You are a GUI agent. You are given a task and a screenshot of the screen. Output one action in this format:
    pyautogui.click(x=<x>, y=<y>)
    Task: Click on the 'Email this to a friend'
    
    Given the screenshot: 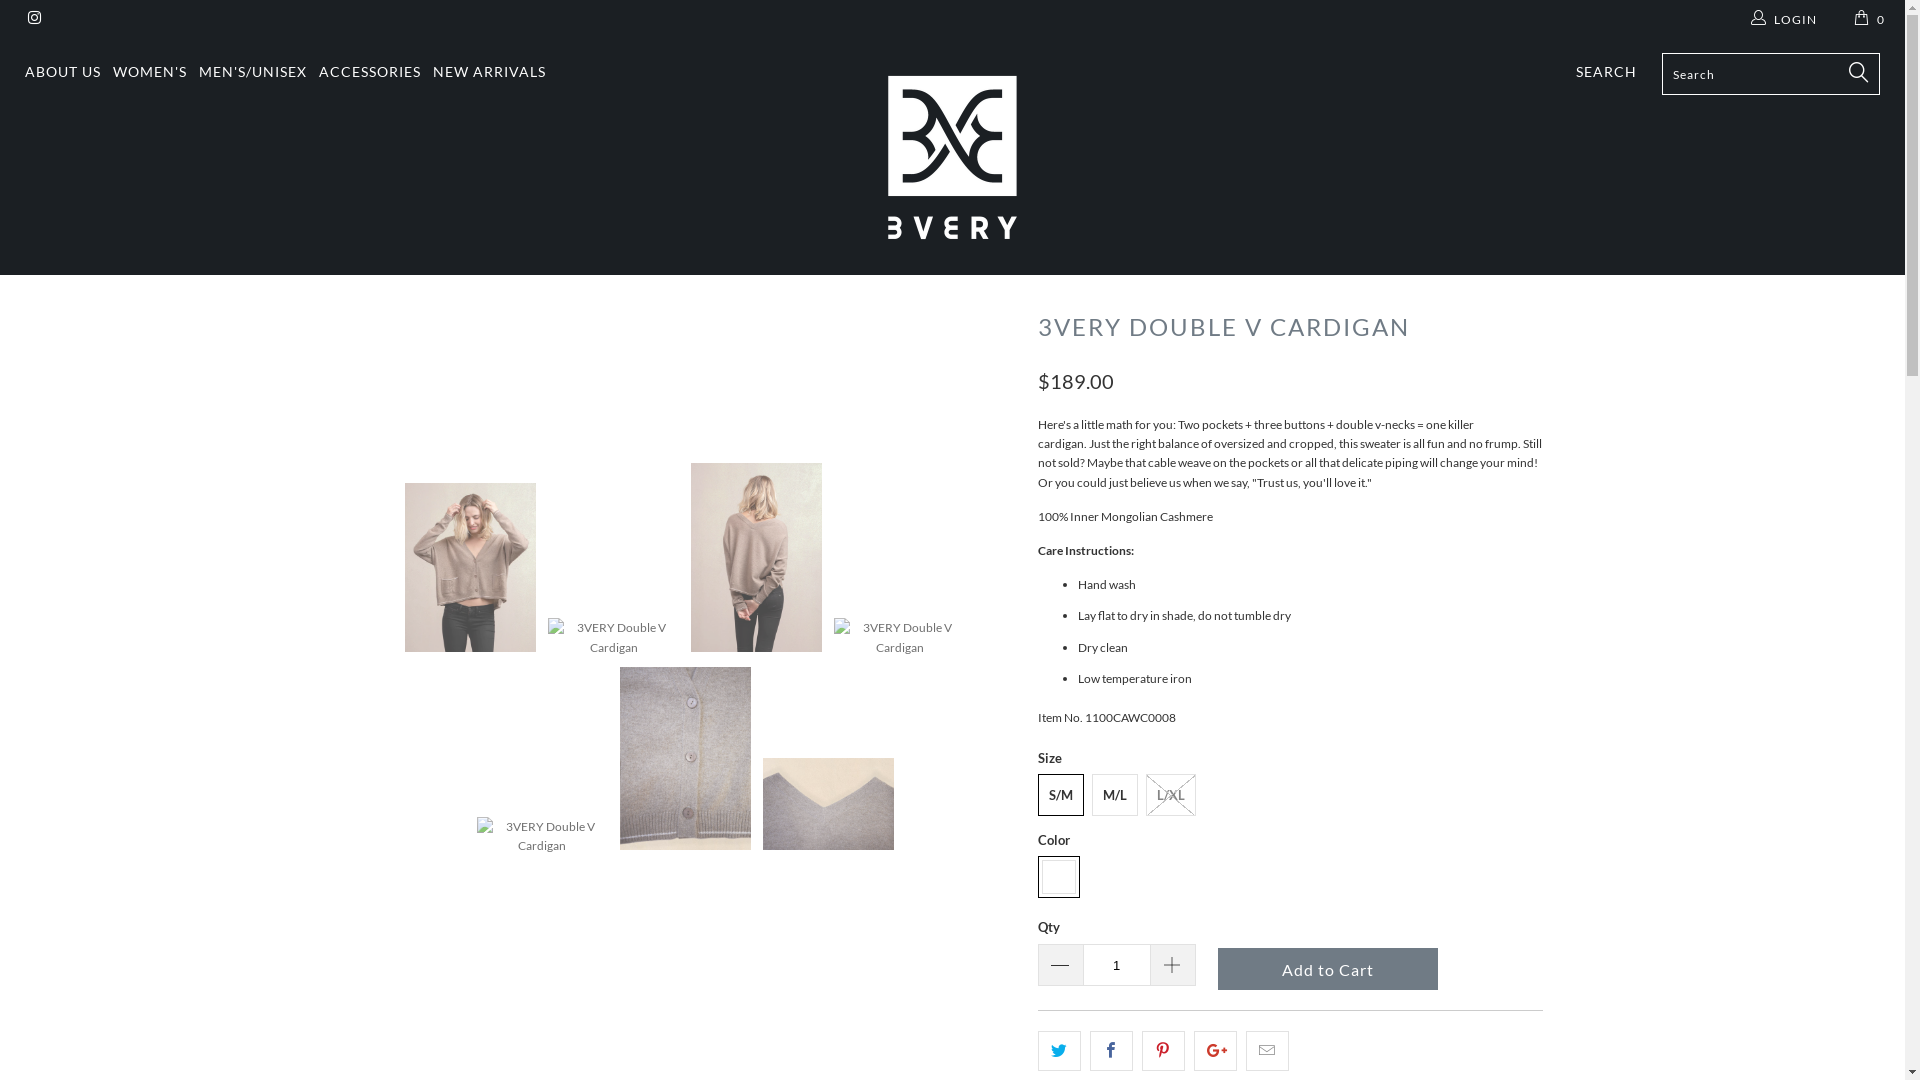 What is the action you would take?
    pyautogui.click(x=1245, y=1049)
    